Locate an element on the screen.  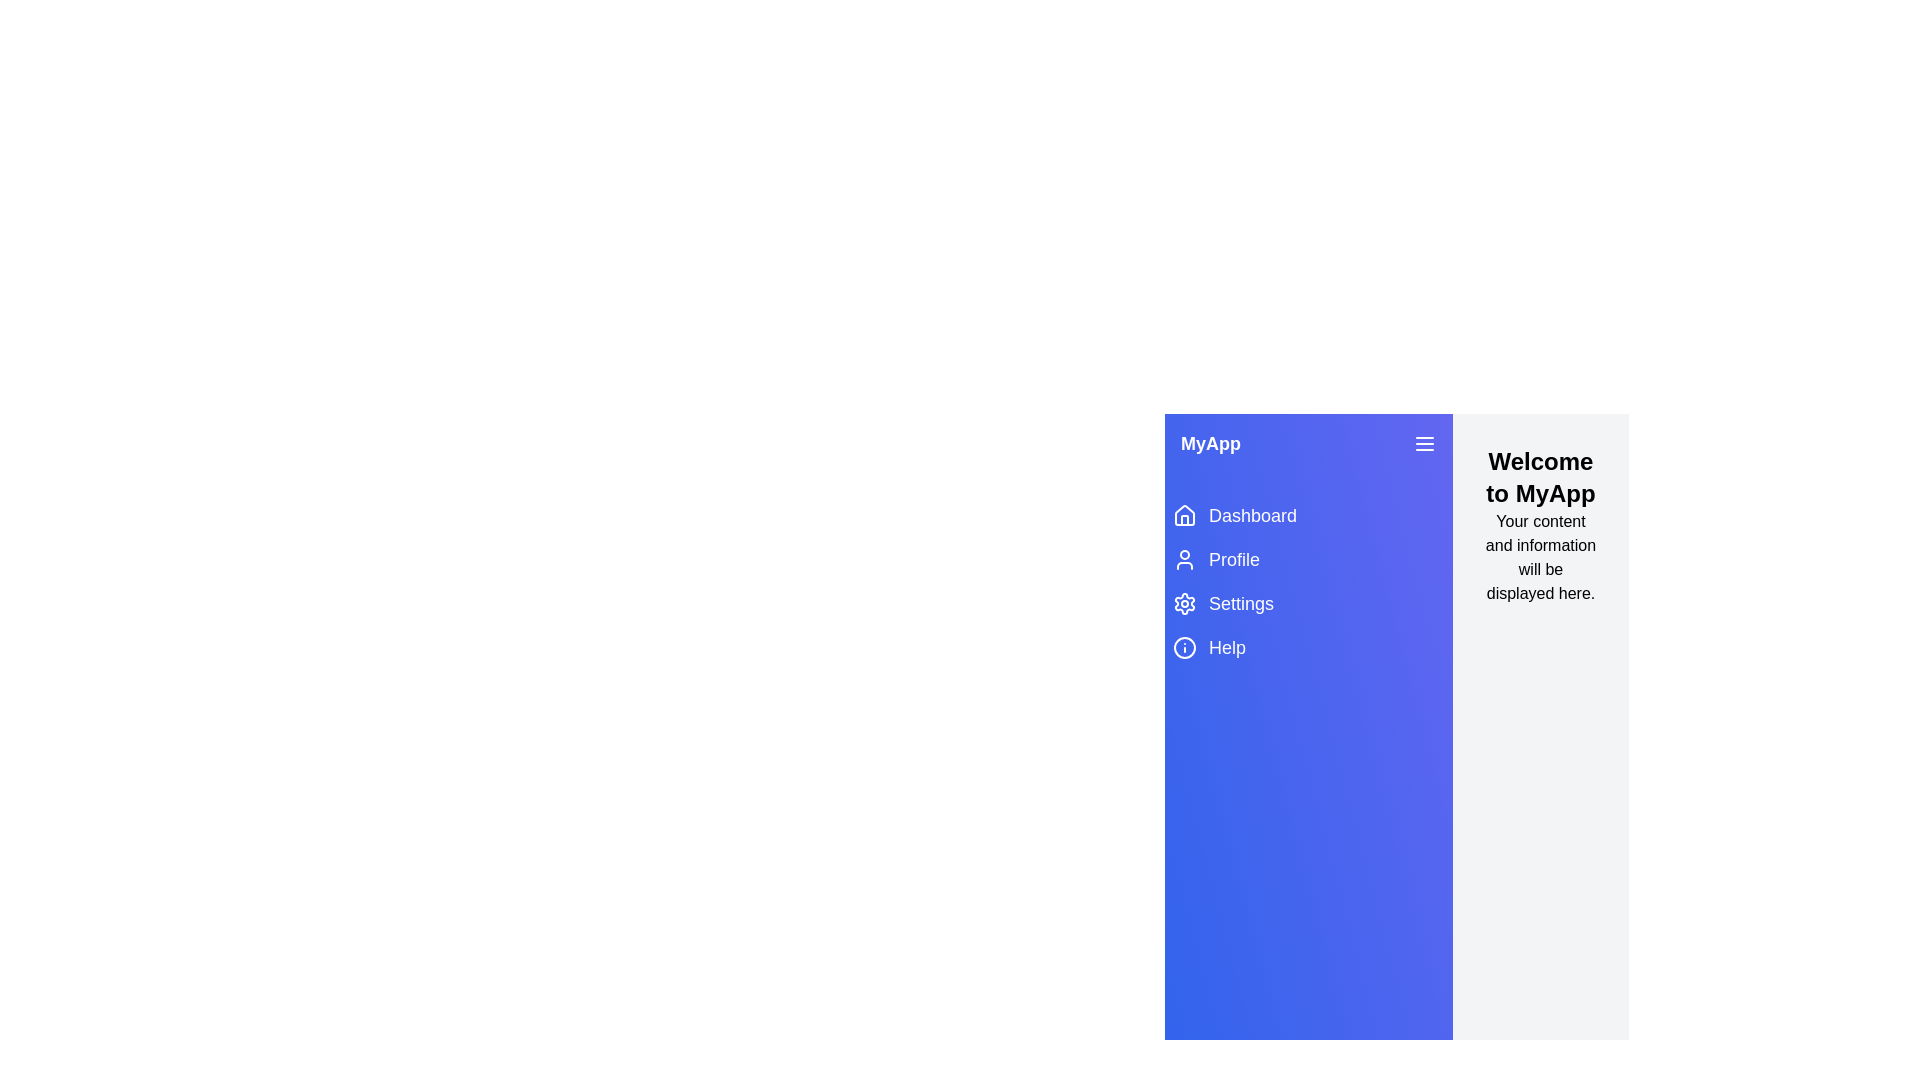
the menu item labeled Profile is located at coordinates (1309, 559).